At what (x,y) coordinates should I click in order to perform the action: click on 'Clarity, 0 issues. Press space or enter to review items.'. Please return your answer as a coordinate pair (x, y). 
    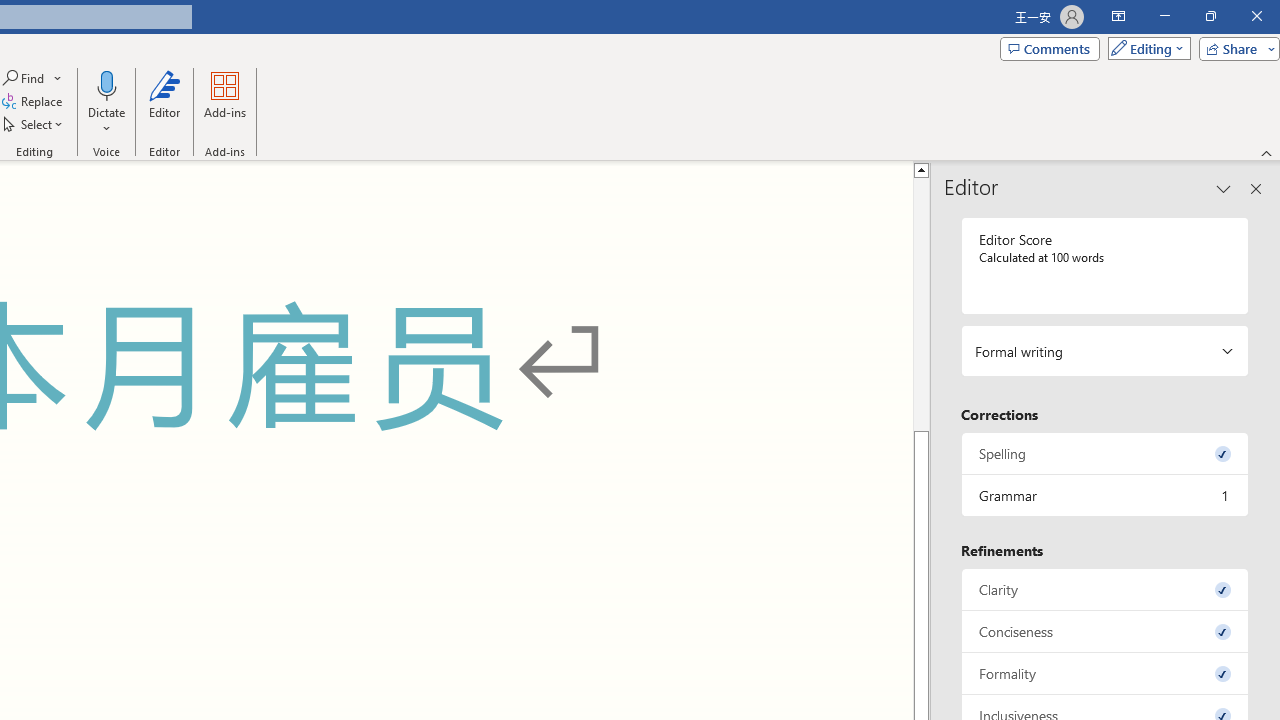
    Looking at the image, I should click on (1104, 588).